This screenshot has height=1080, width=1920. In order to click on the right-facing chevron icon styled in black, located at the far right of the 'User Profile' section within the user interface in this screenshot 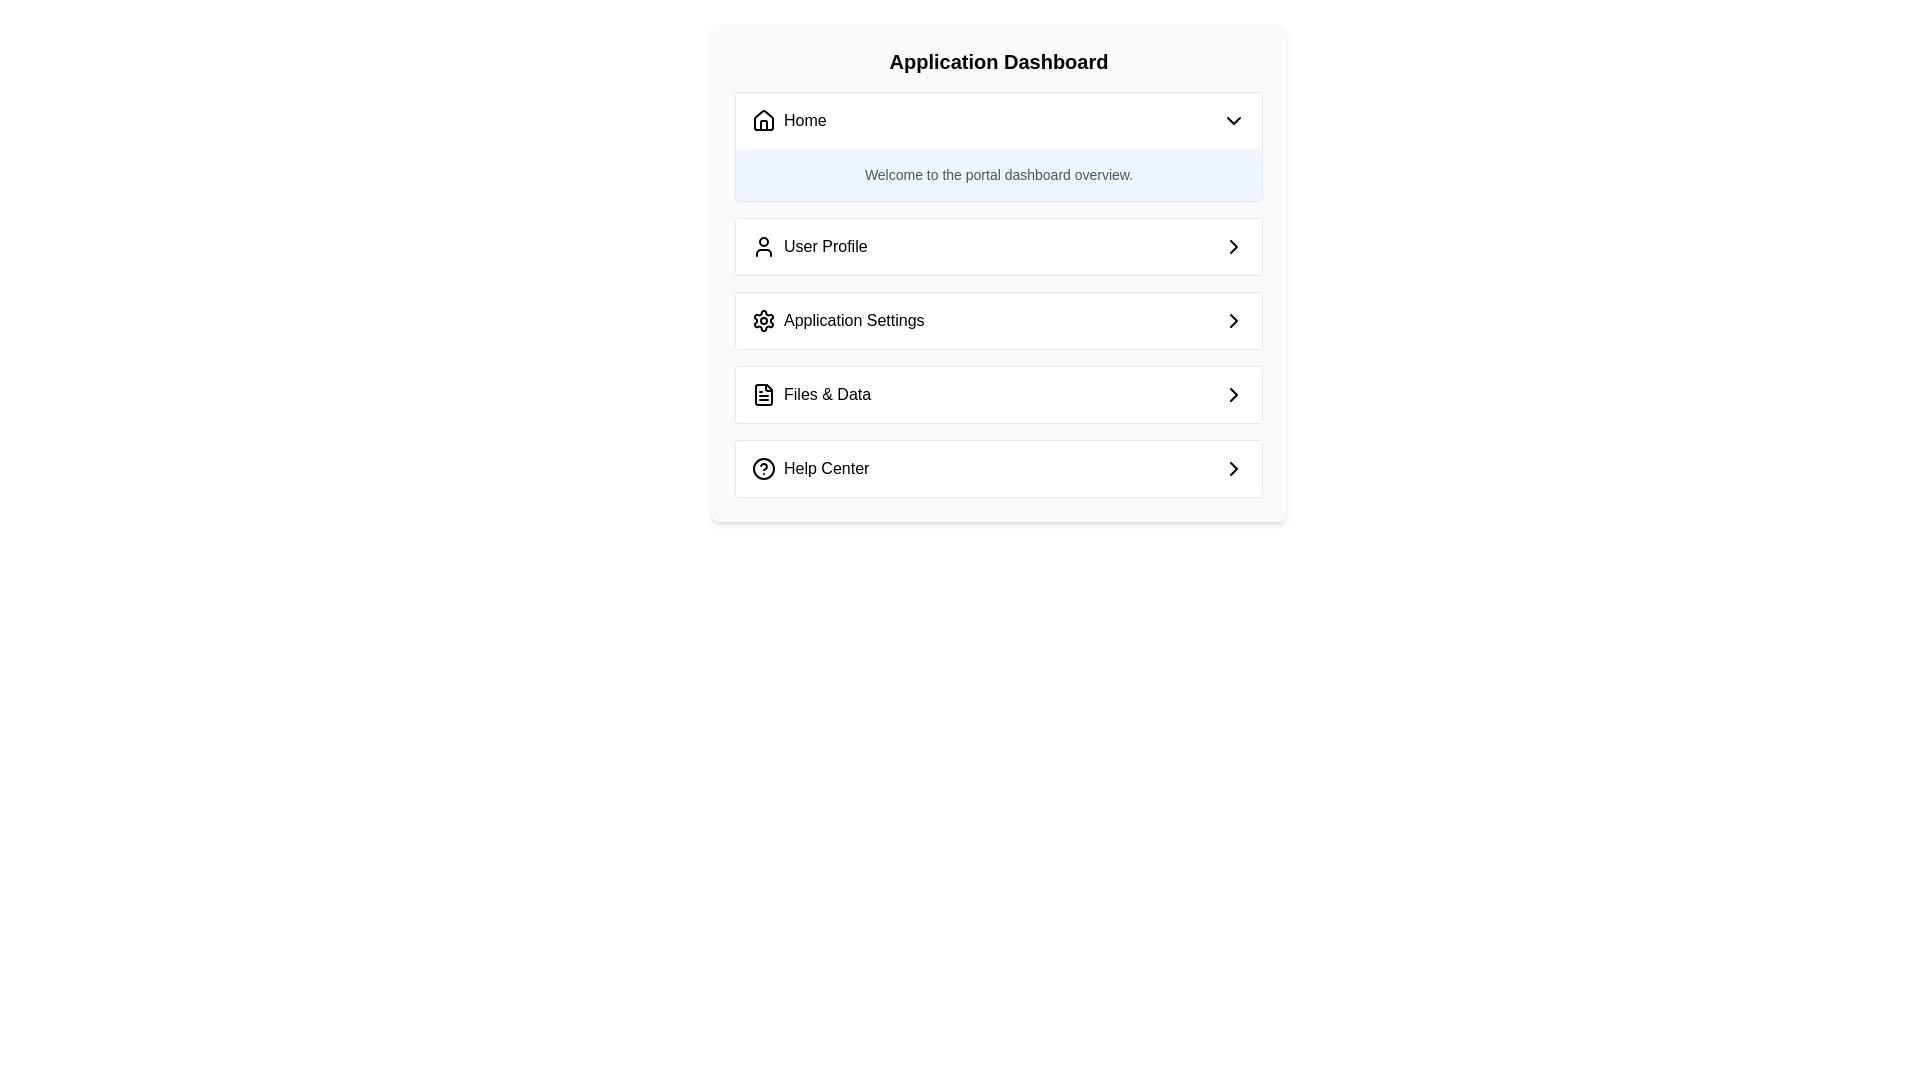, I will do `click(1232, 245)`.